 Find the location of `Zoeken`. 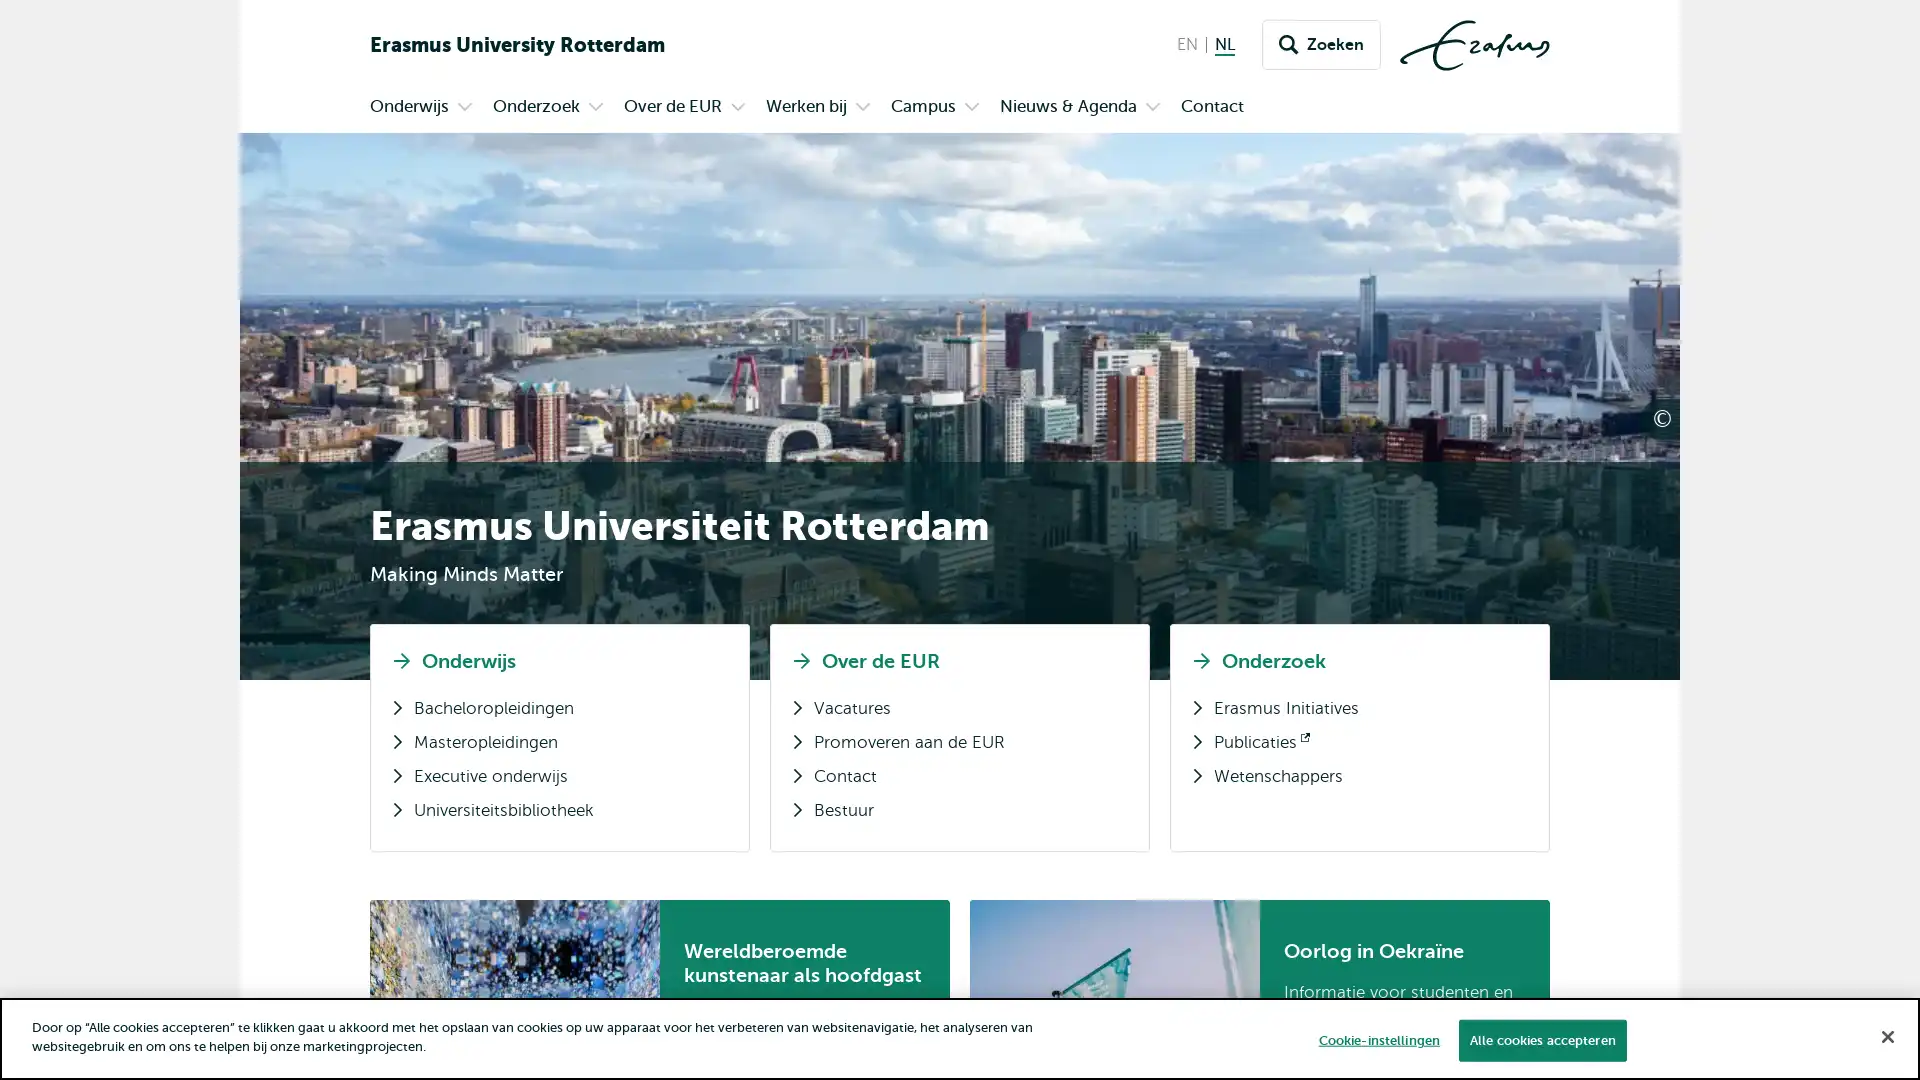

Zoeken is located at coordinates (1321, 45).